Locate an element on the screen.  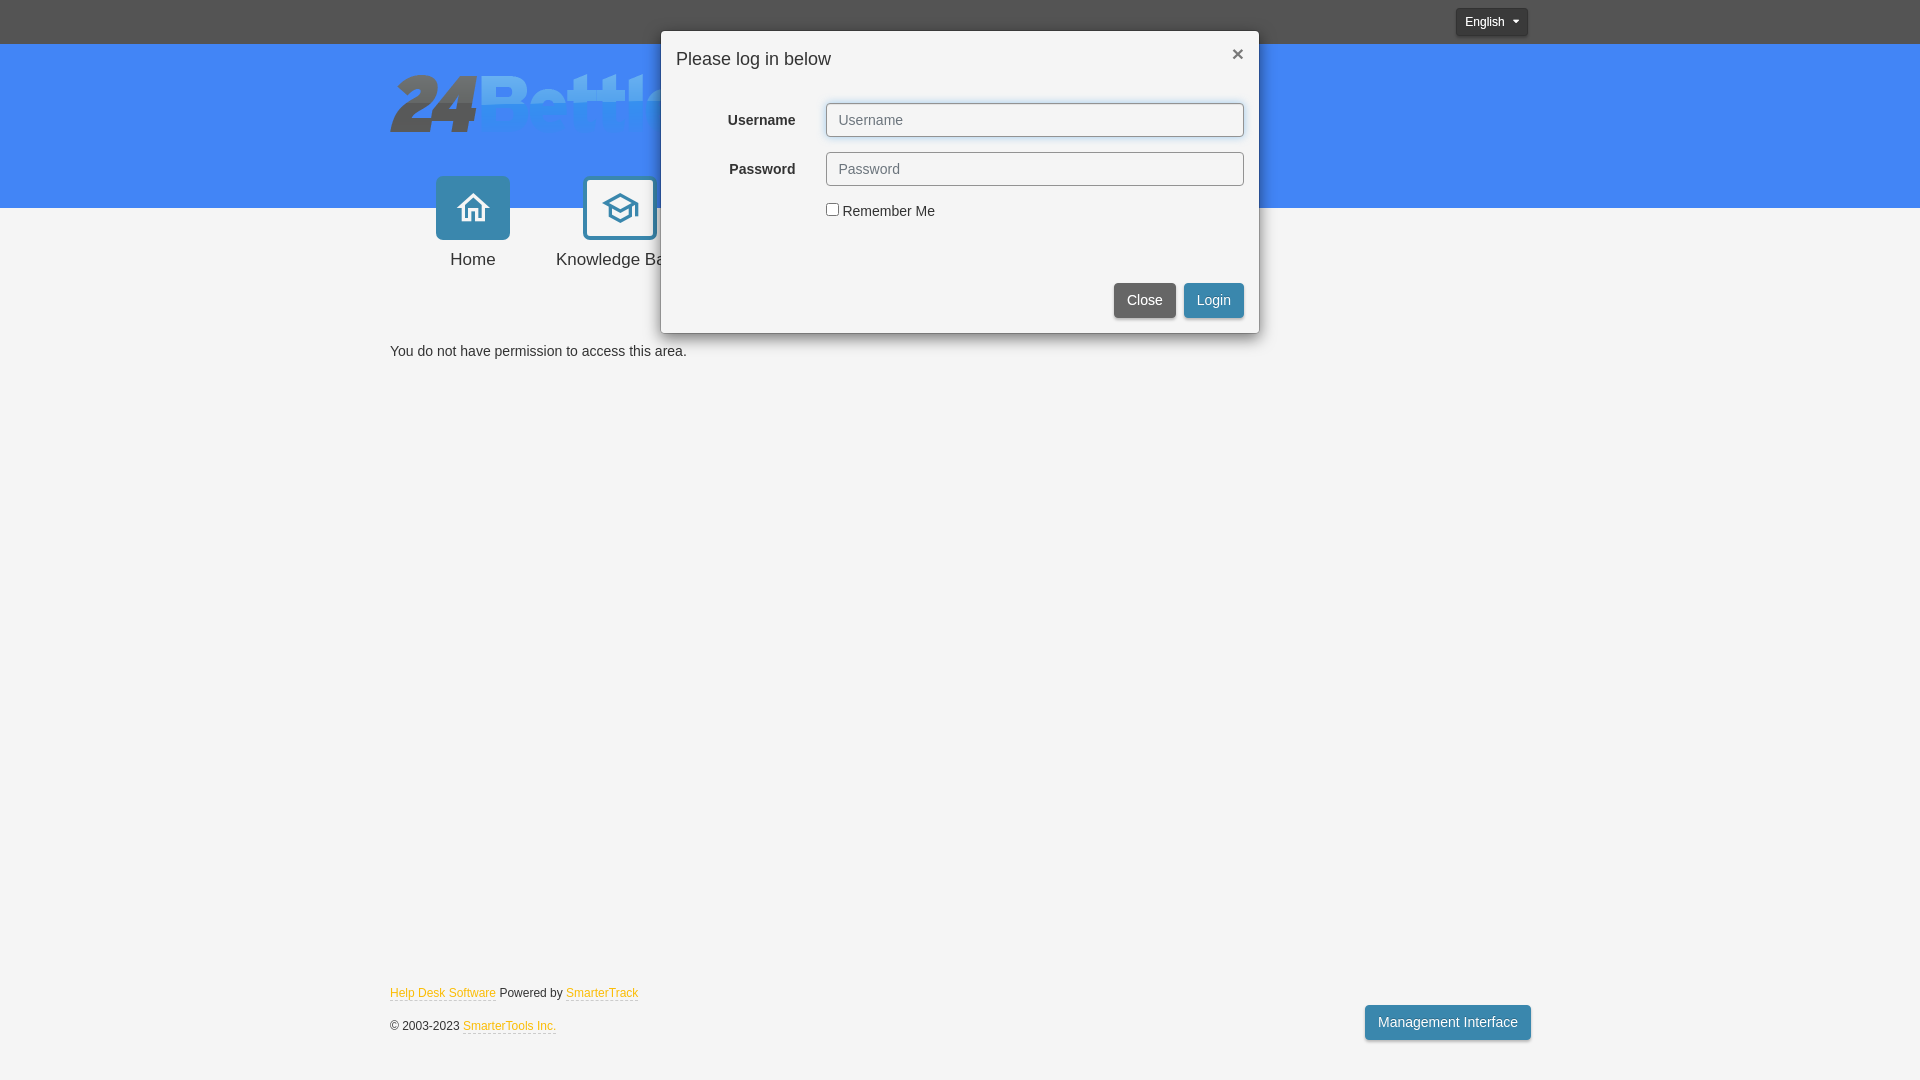
'Knowledge Base' is located at coordinates (618, 242).